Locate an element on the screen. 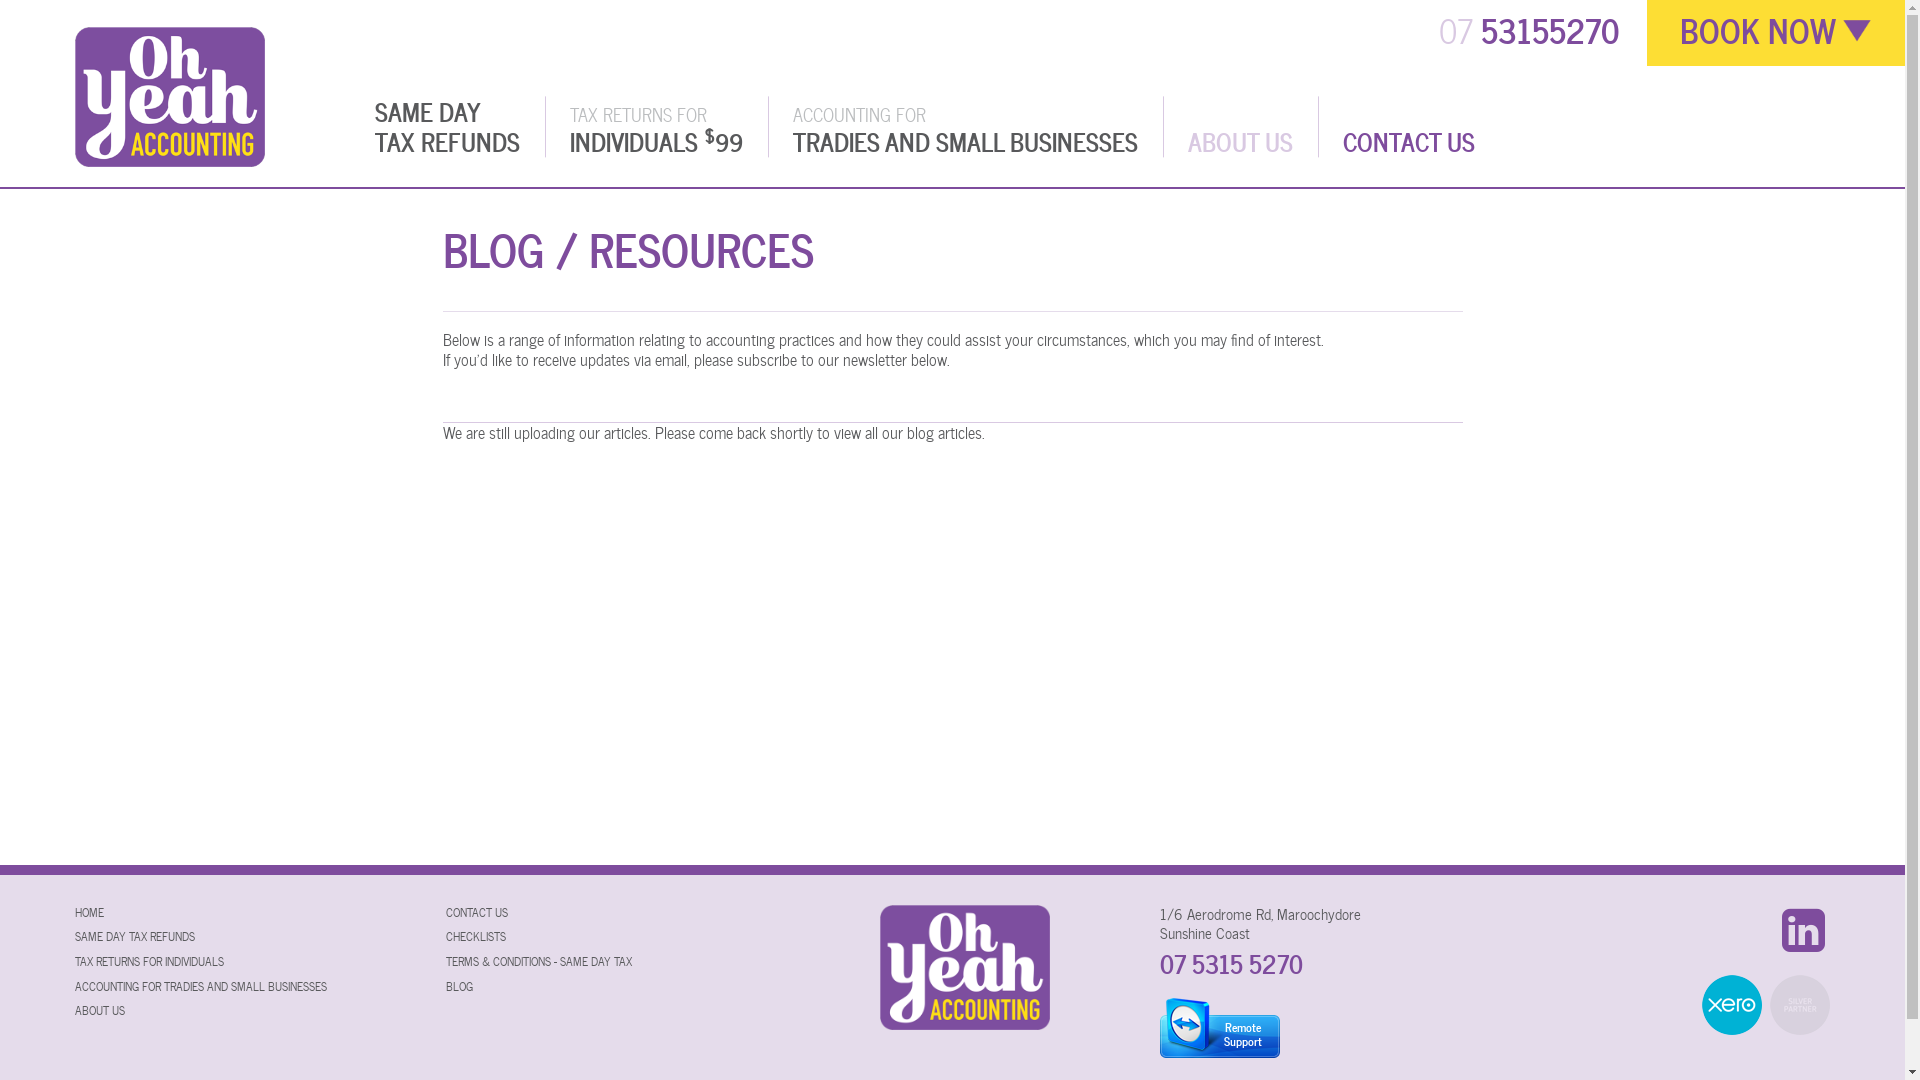 This screenshot has height=1080, width=1920. 'LinkedIn' is located at coordinates (1803, 929).